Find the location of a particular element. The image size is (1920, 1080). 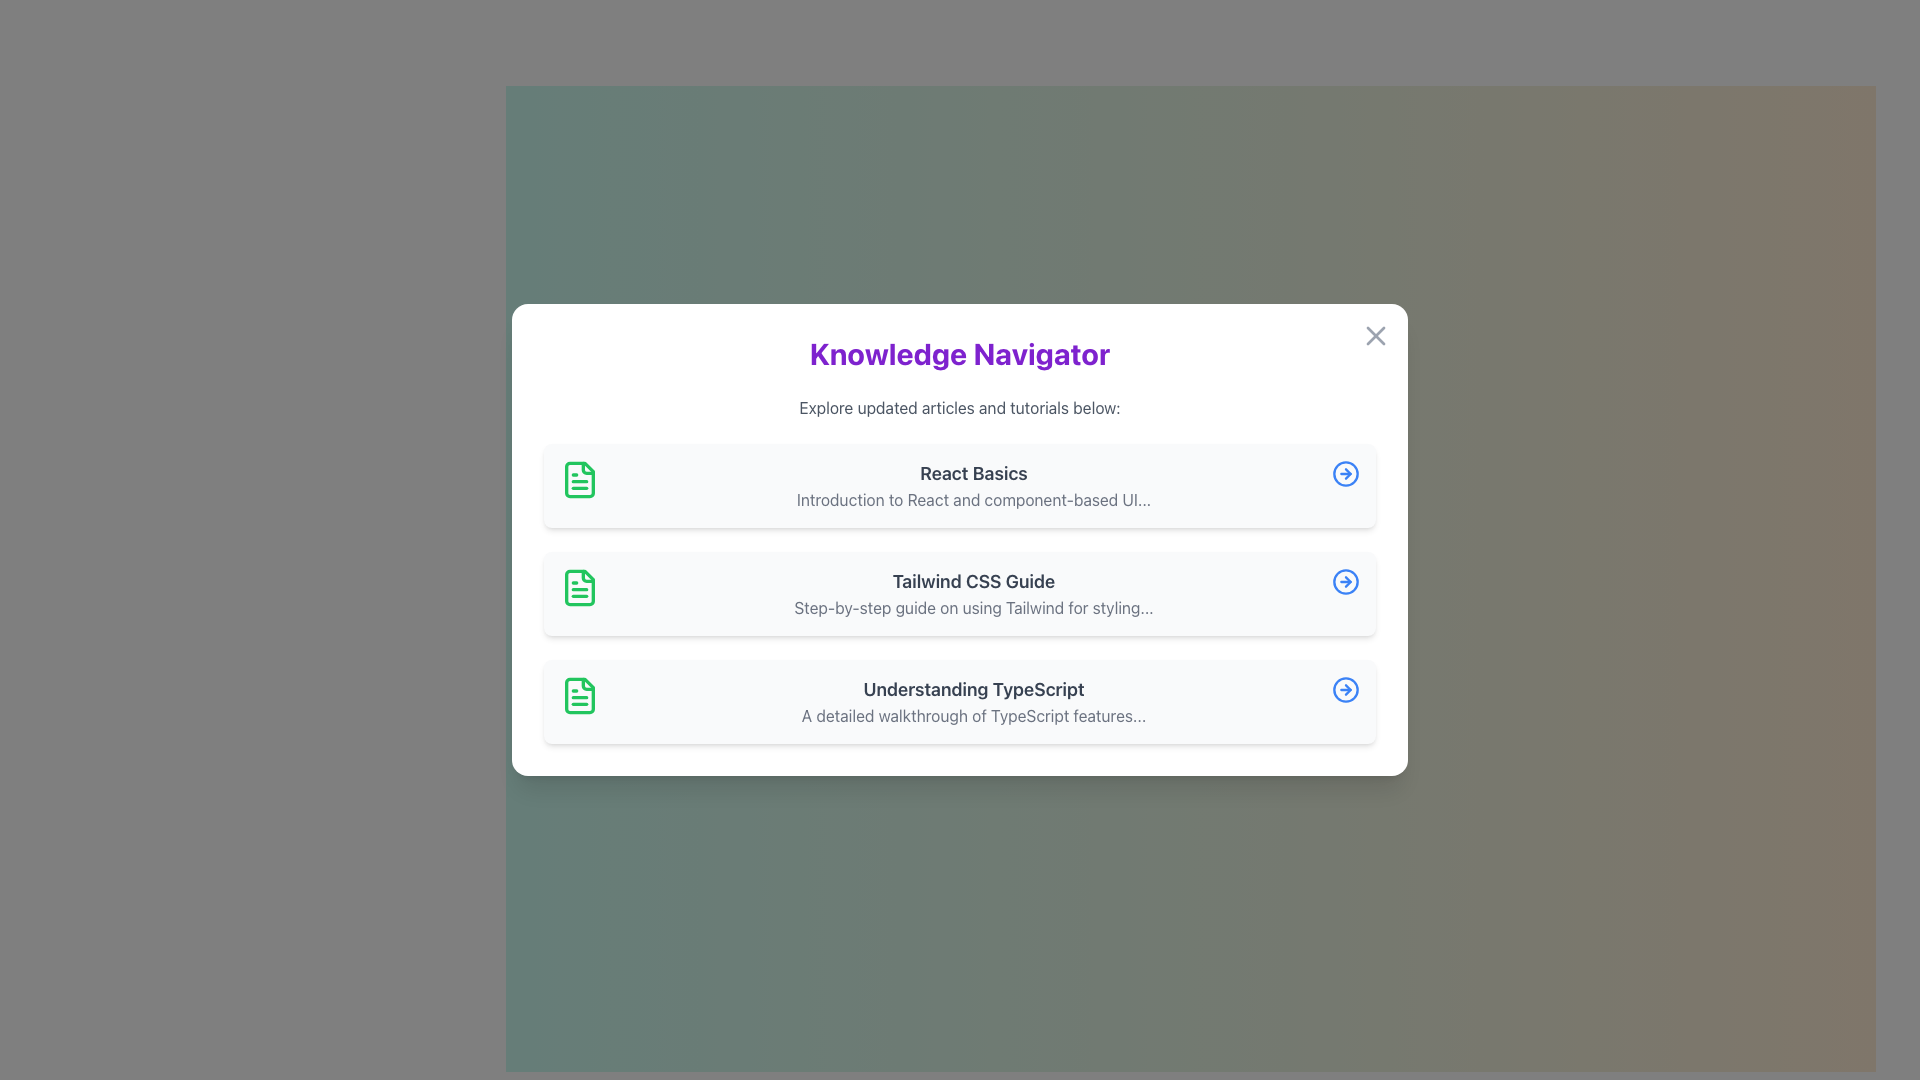

the 'Tailwind CSS Guide' text display is located at coordinates (974, 593).